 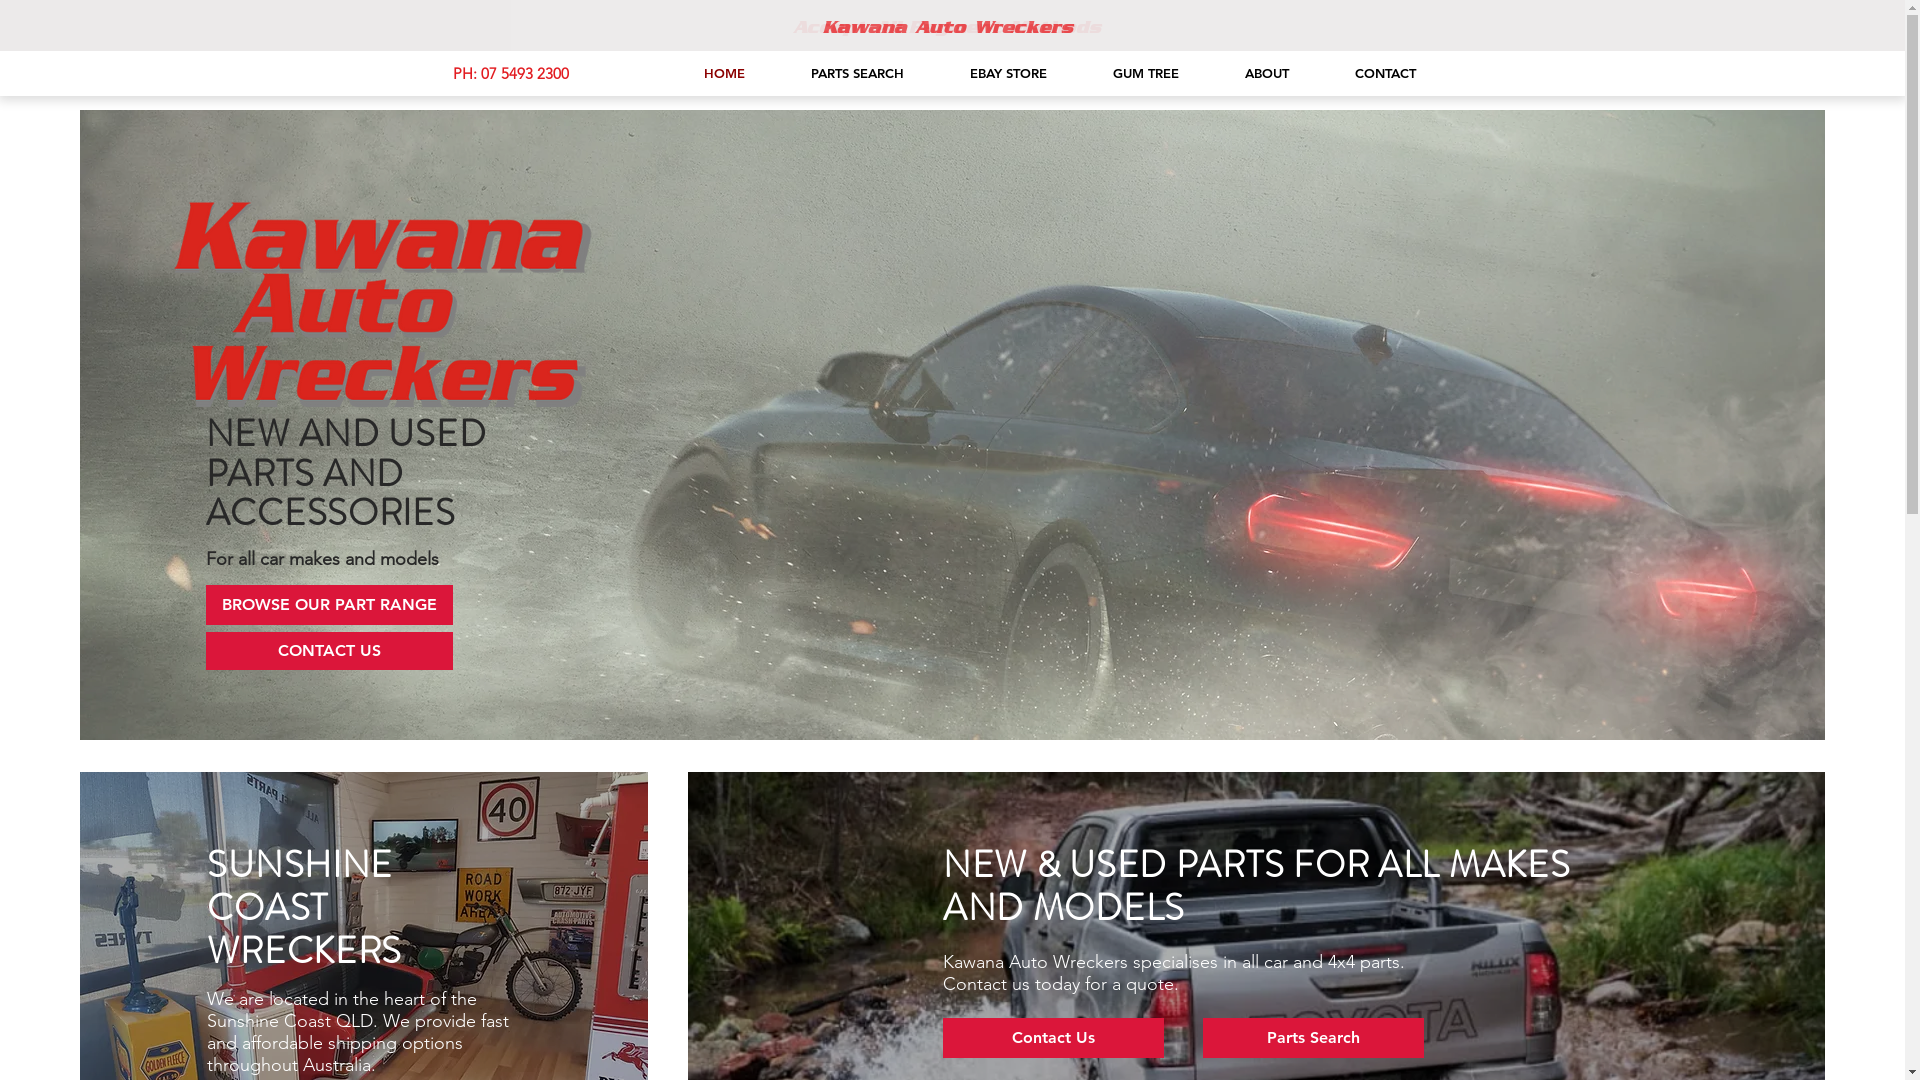 What do you see at coordinates (1313, 1036) in the screenshot?
I see `'Parts Search'` at bounding box center [1313, 1036].